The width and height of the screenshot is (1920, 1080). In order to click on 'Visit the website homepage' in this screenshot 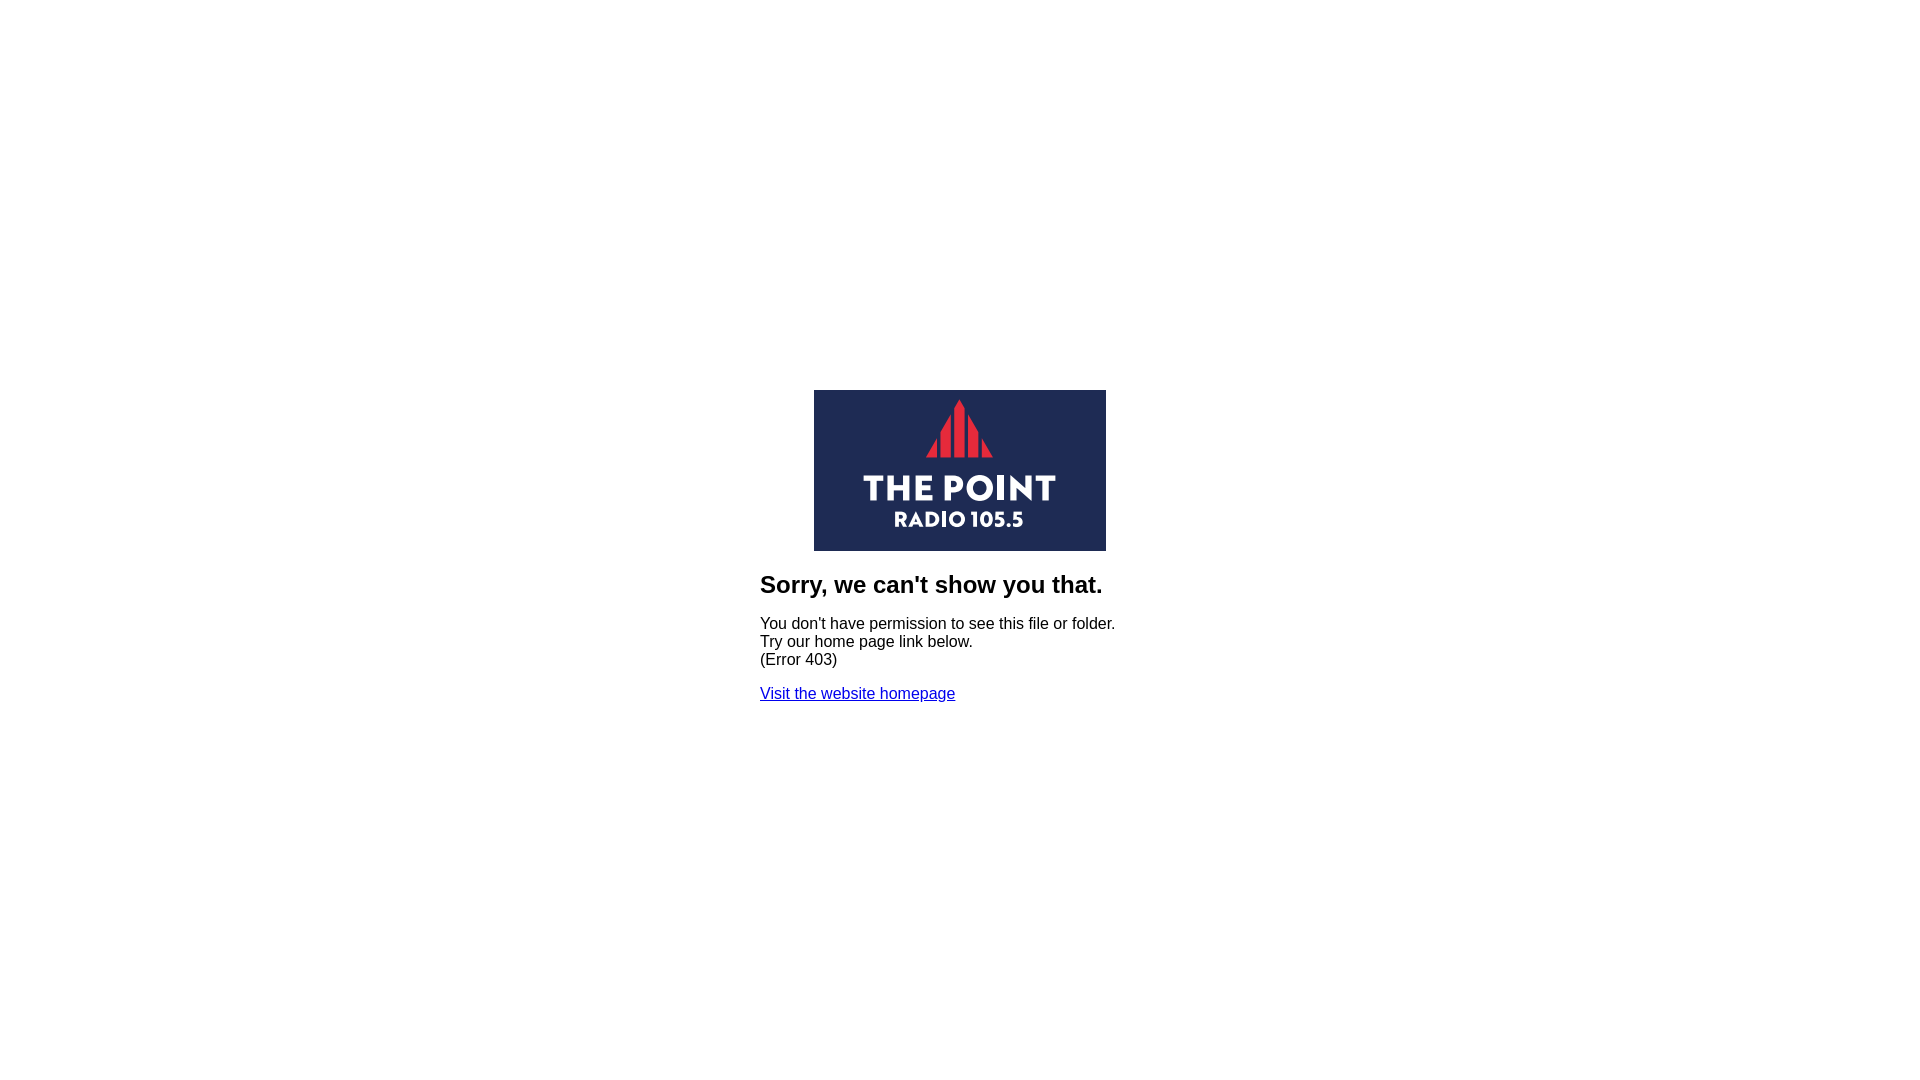, I will do `click(857, 692)`.